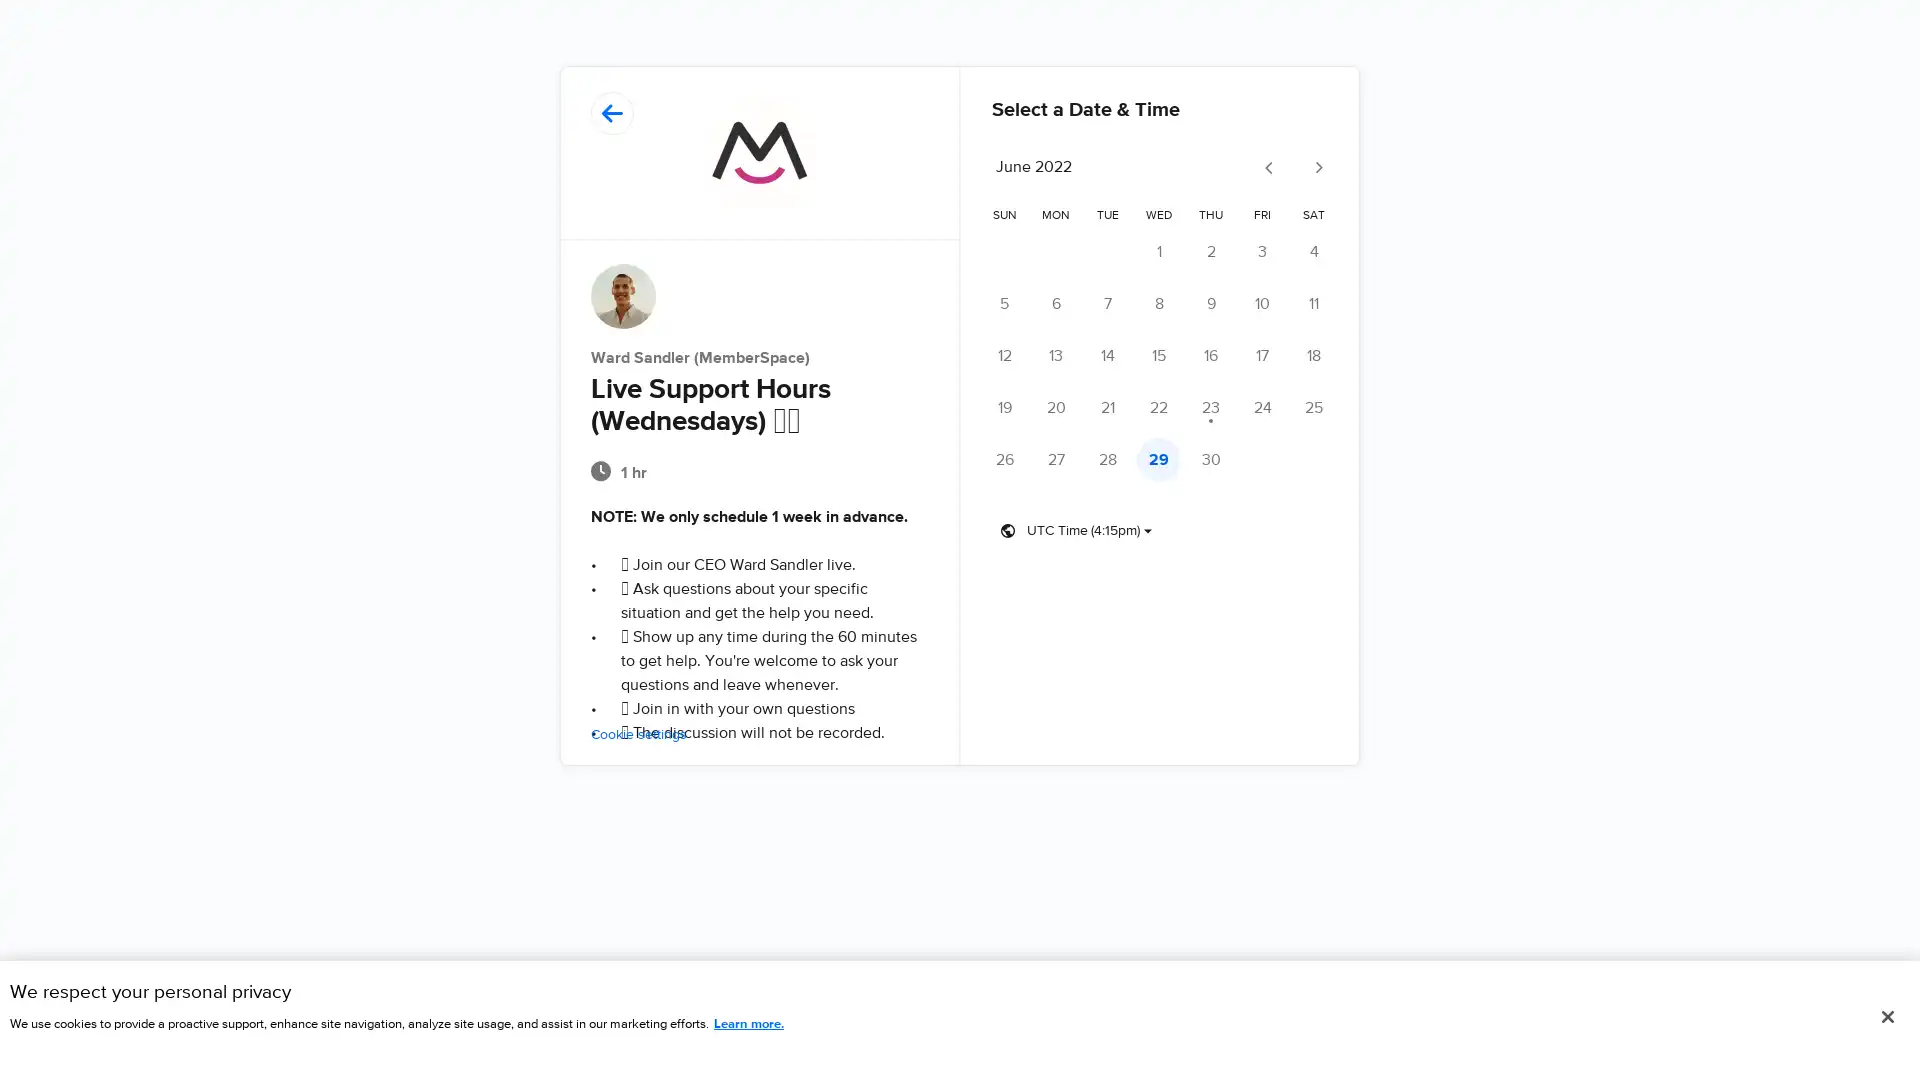 The width and height of the screenshot is (1920, 1080). What do you see at coordinates (637, 735) in the screenshot?
I see `Cookie settings` at bounding box center [637, 735].